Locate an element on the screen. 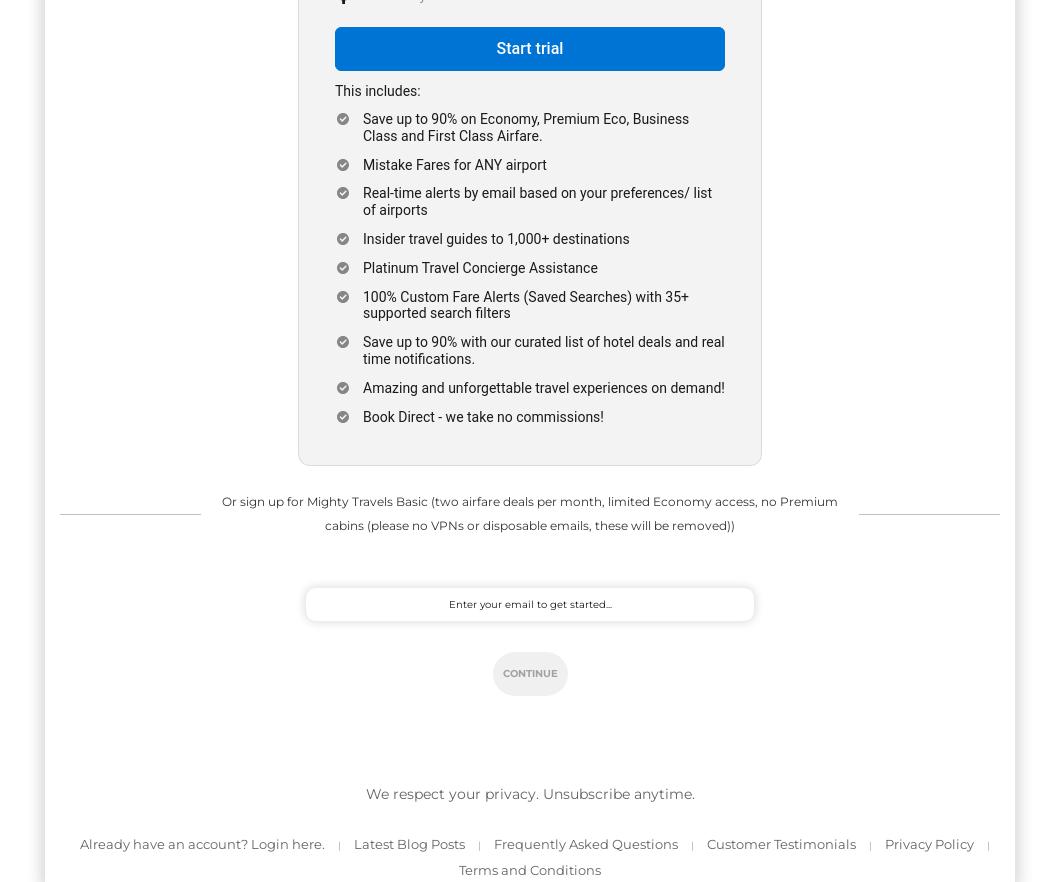 The image size is (1060, 882). 'Or sign up for Mighty Travels Basic (two airfare deals per month, limited Economy access, no Premium cabins (please no VPNs or disposable emails, these will be removed))' is located at coordinates (530, 513).